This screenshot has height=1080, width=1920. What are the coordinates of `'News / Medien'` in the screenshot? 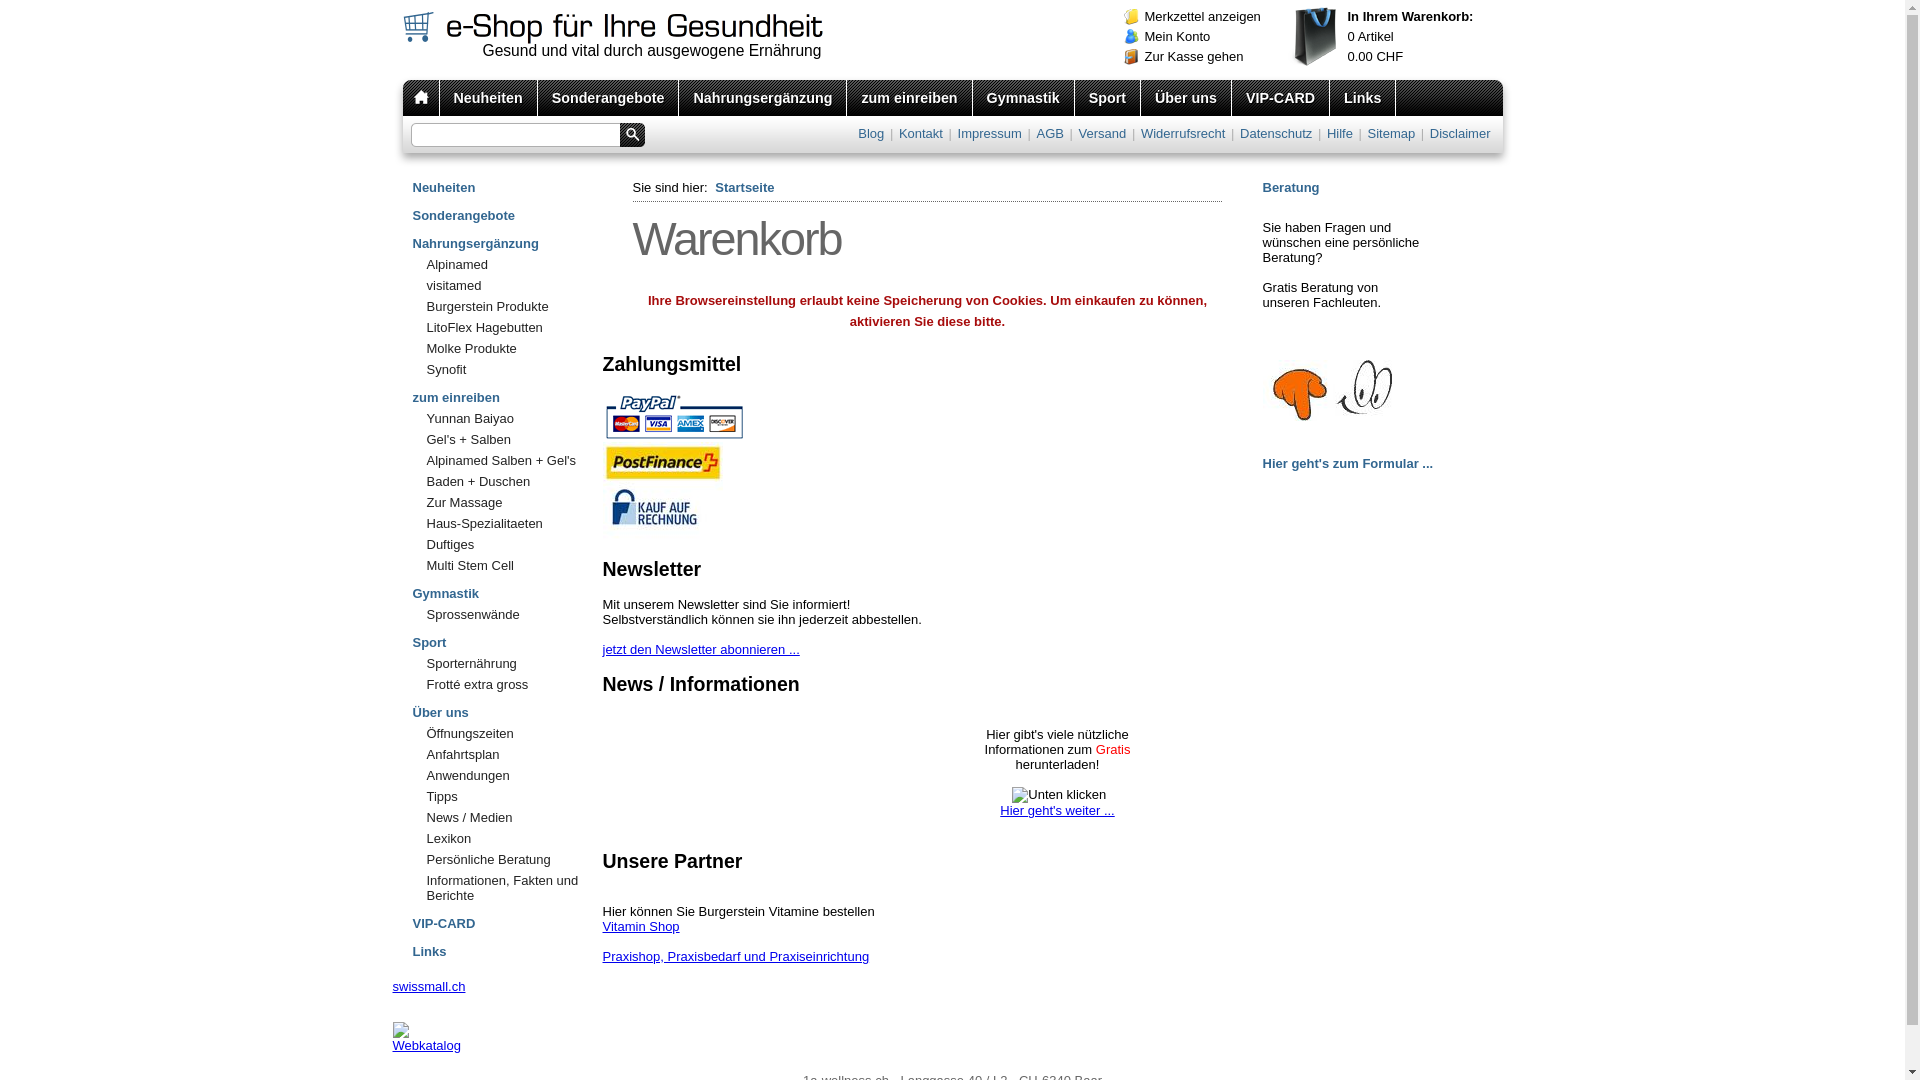 It's located at (411, 817).